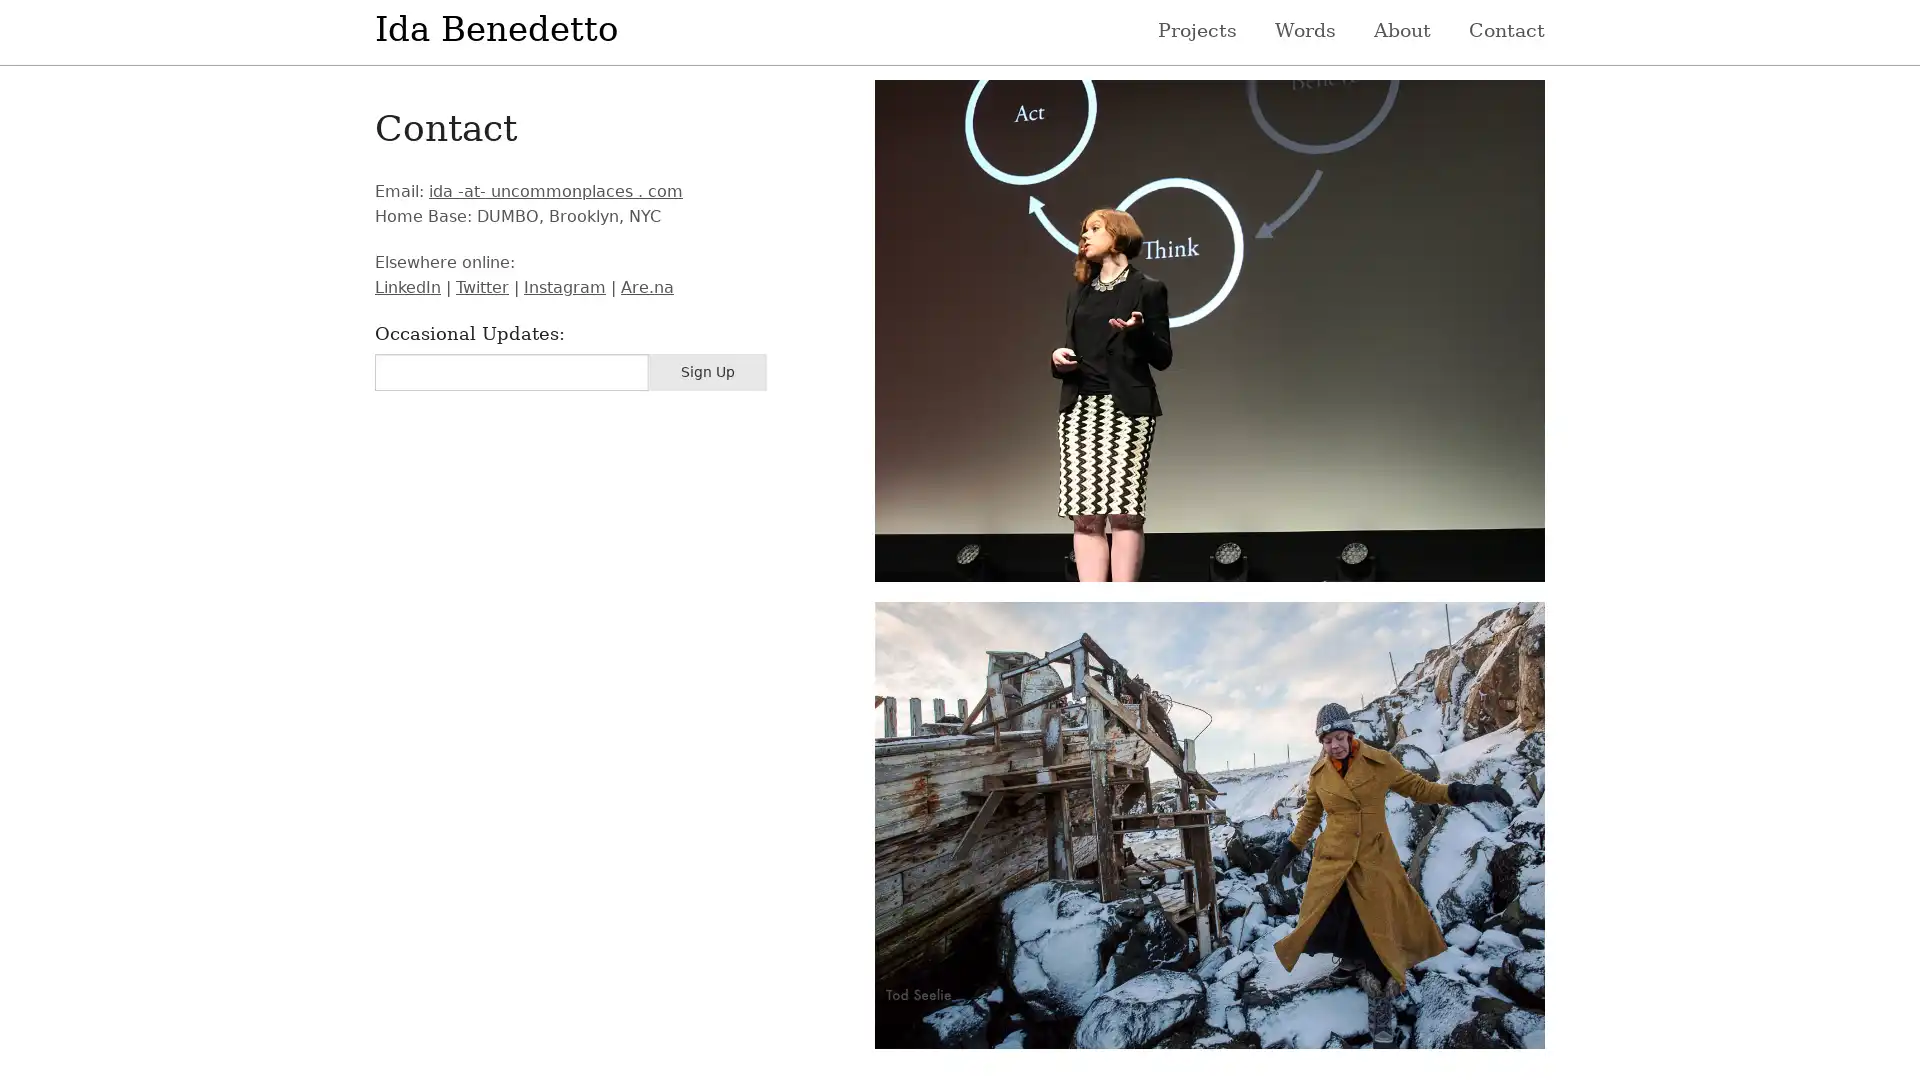 This screenshot has width=1920, height=1080. I want to click on Sign Up, so click(707, 372).